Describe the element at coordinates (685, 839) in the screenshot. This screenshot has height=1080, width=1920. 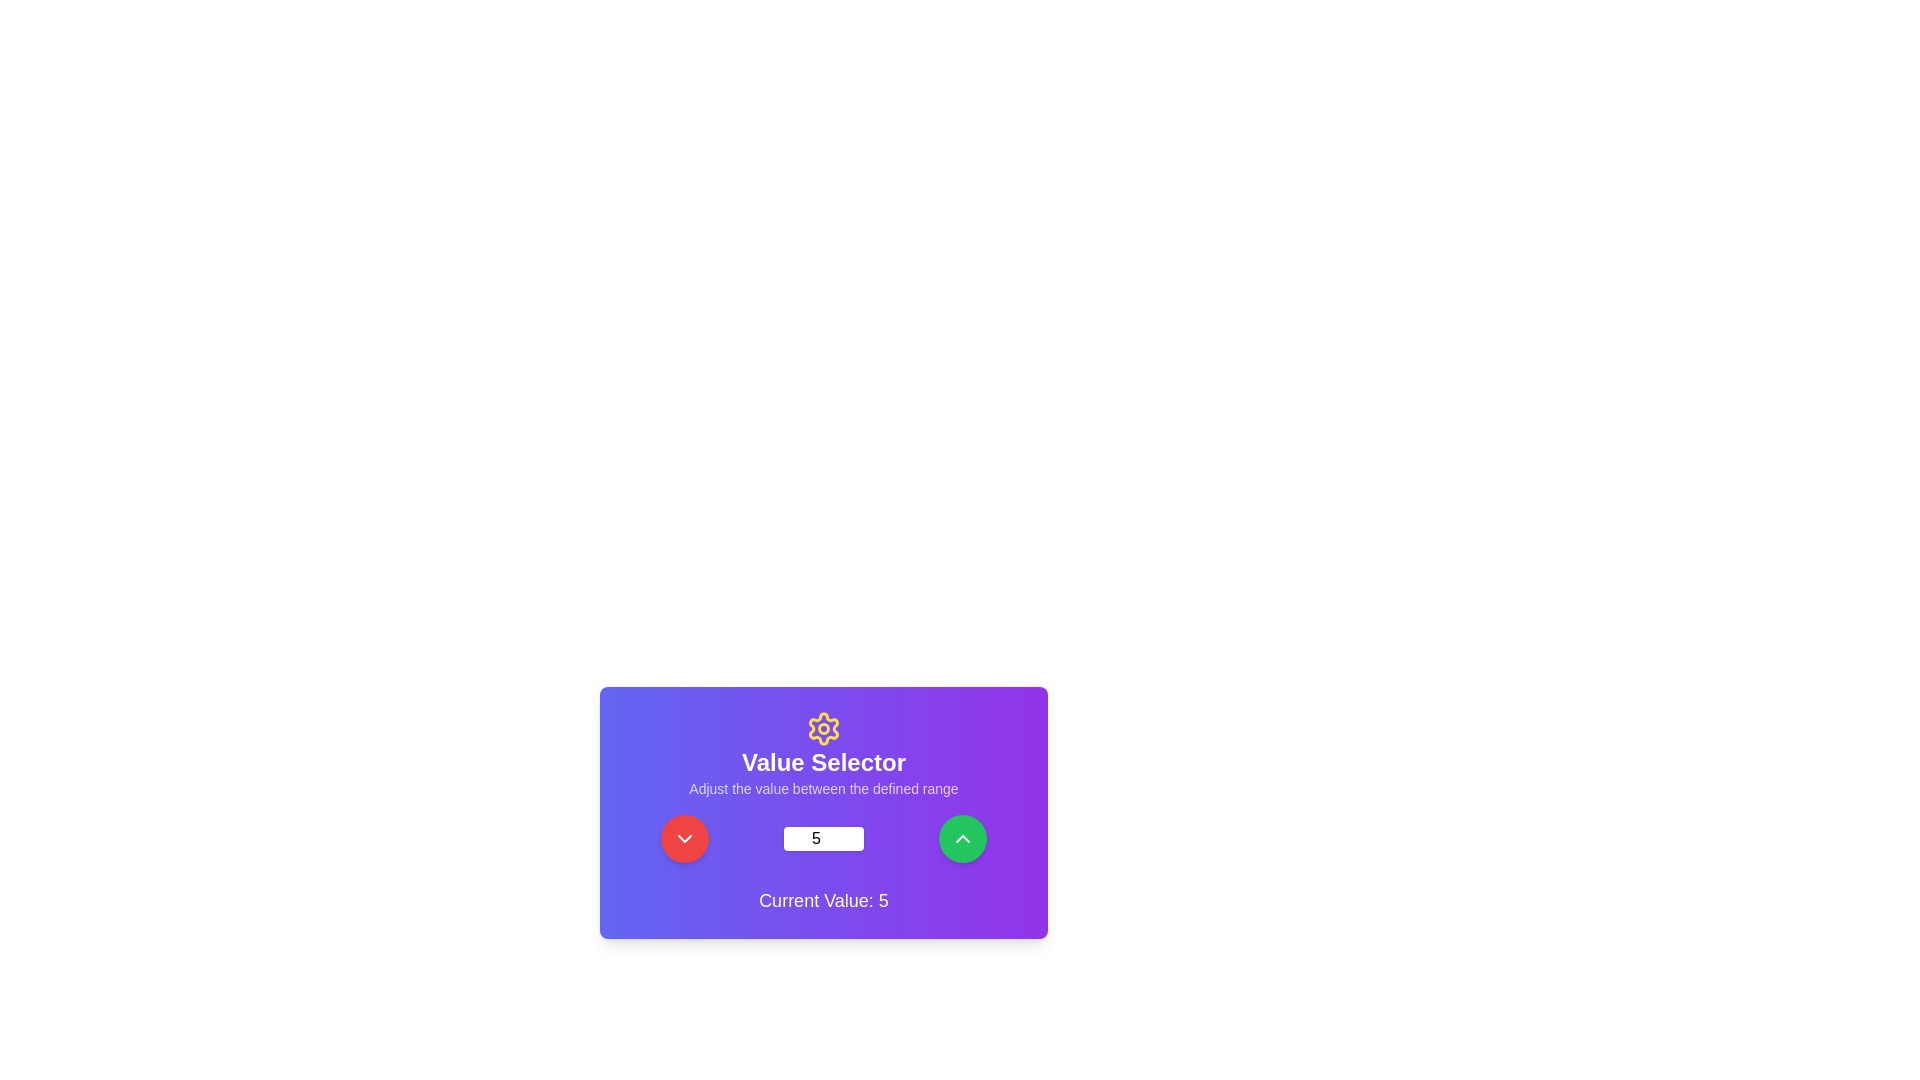
I see `the leftmost circular button with a red background and a white downward chevron icon to decrease the value` at that location.